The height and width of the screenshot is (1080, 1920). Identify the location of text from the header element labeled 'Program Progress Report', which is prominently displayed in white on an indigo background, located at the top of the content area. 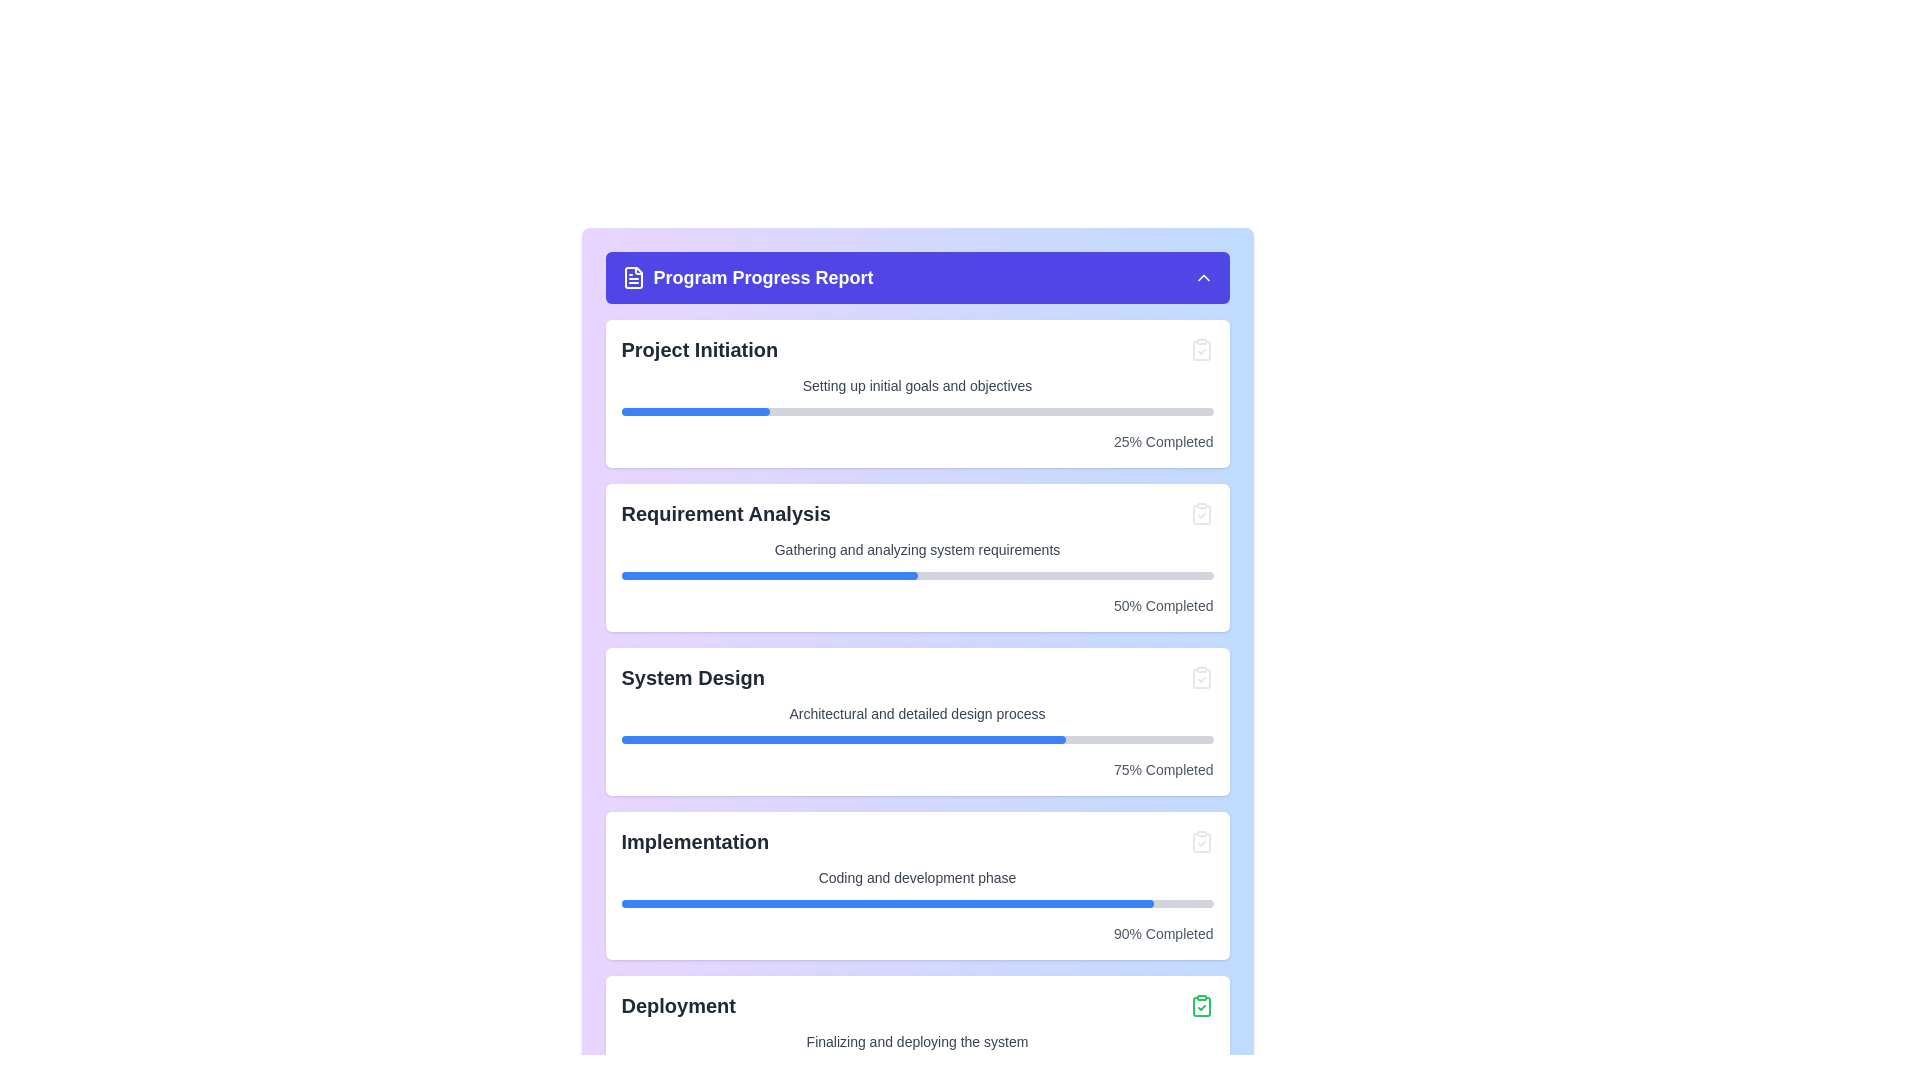
(746, 277).